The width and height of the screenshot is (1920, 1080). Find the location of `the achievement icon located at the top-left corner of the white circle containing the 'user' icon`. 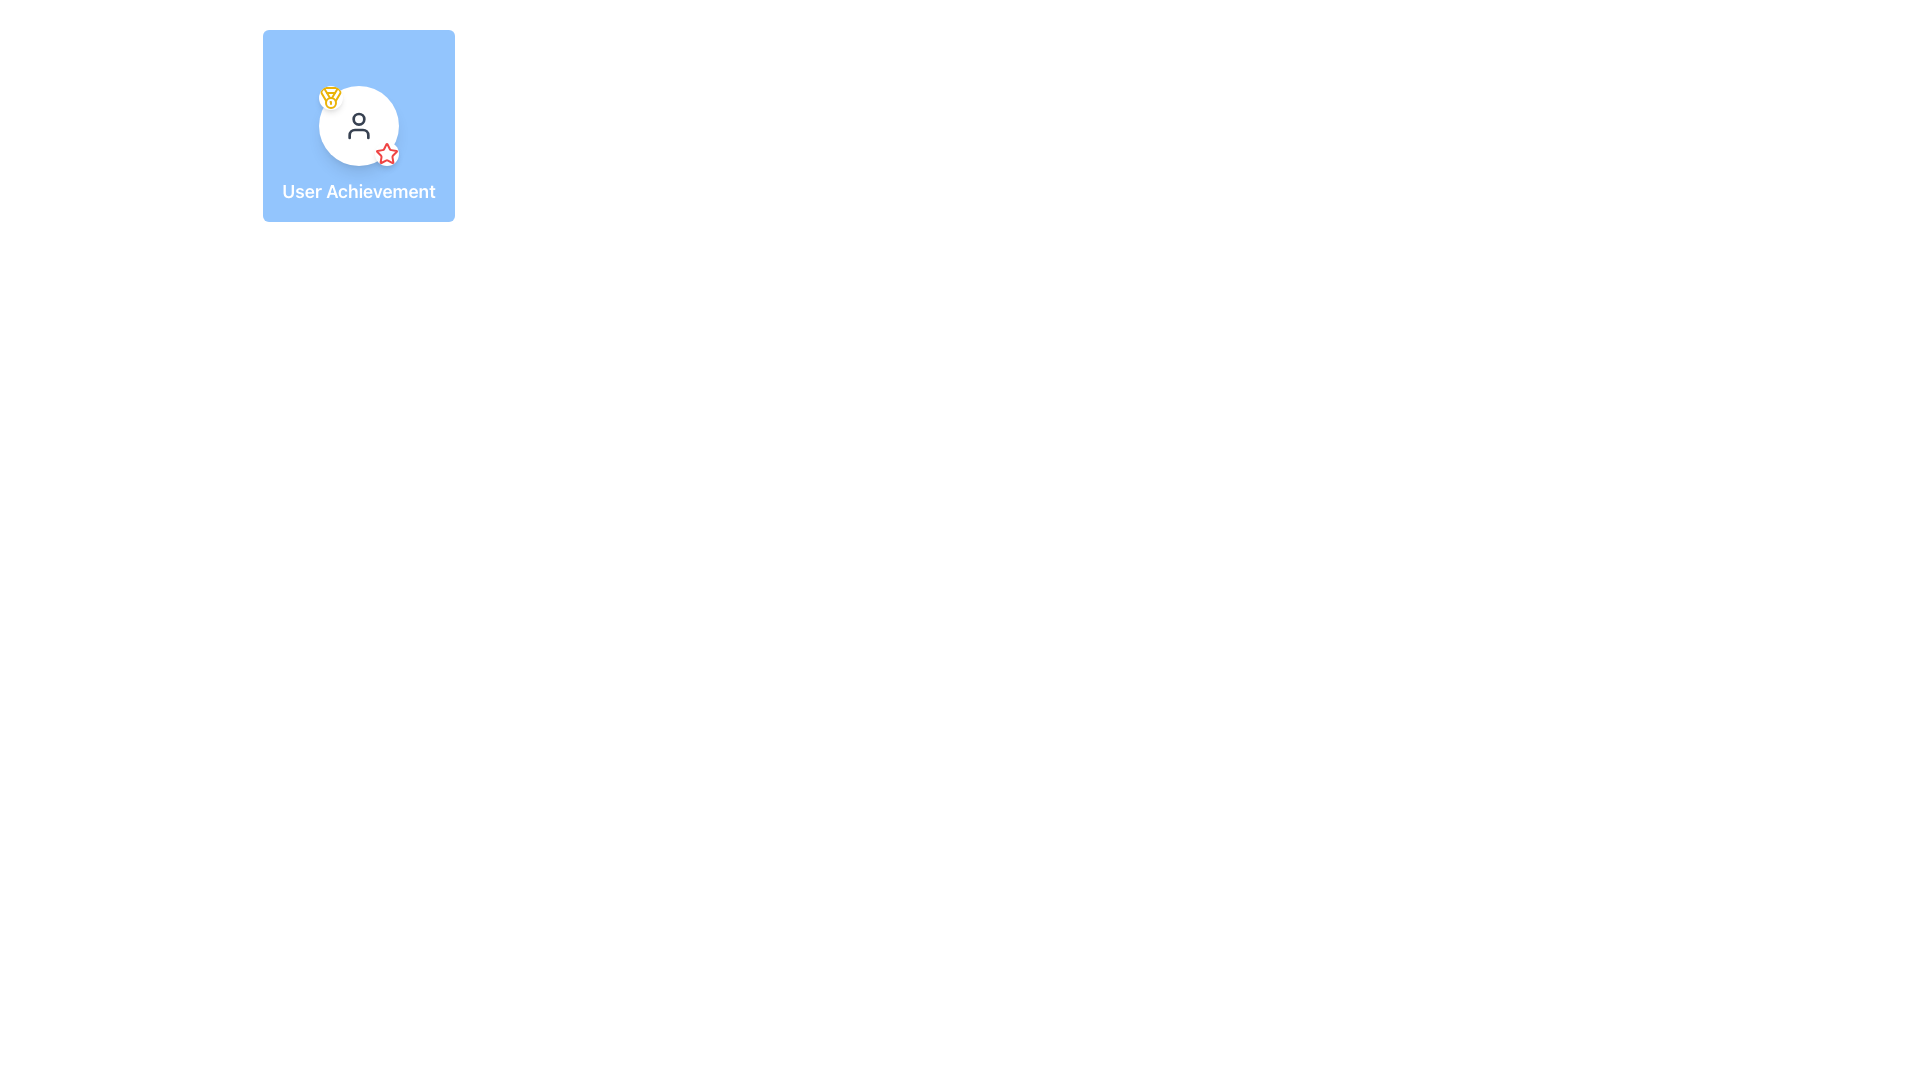

the achievement icon located at the top-left corner of the white circle containing the 'user' icon is located at coordinates (331, 97).